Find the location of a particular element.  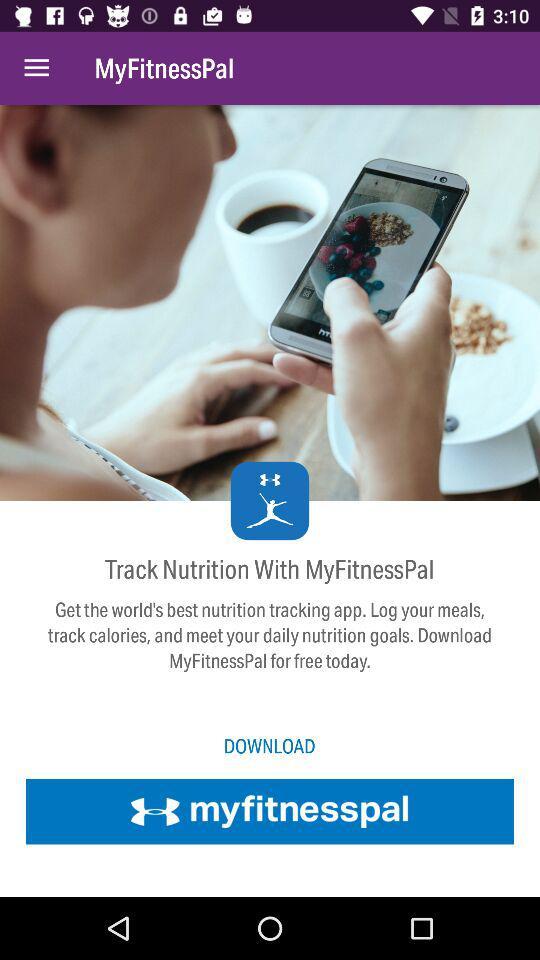

download is located at coordinates (270, 811).